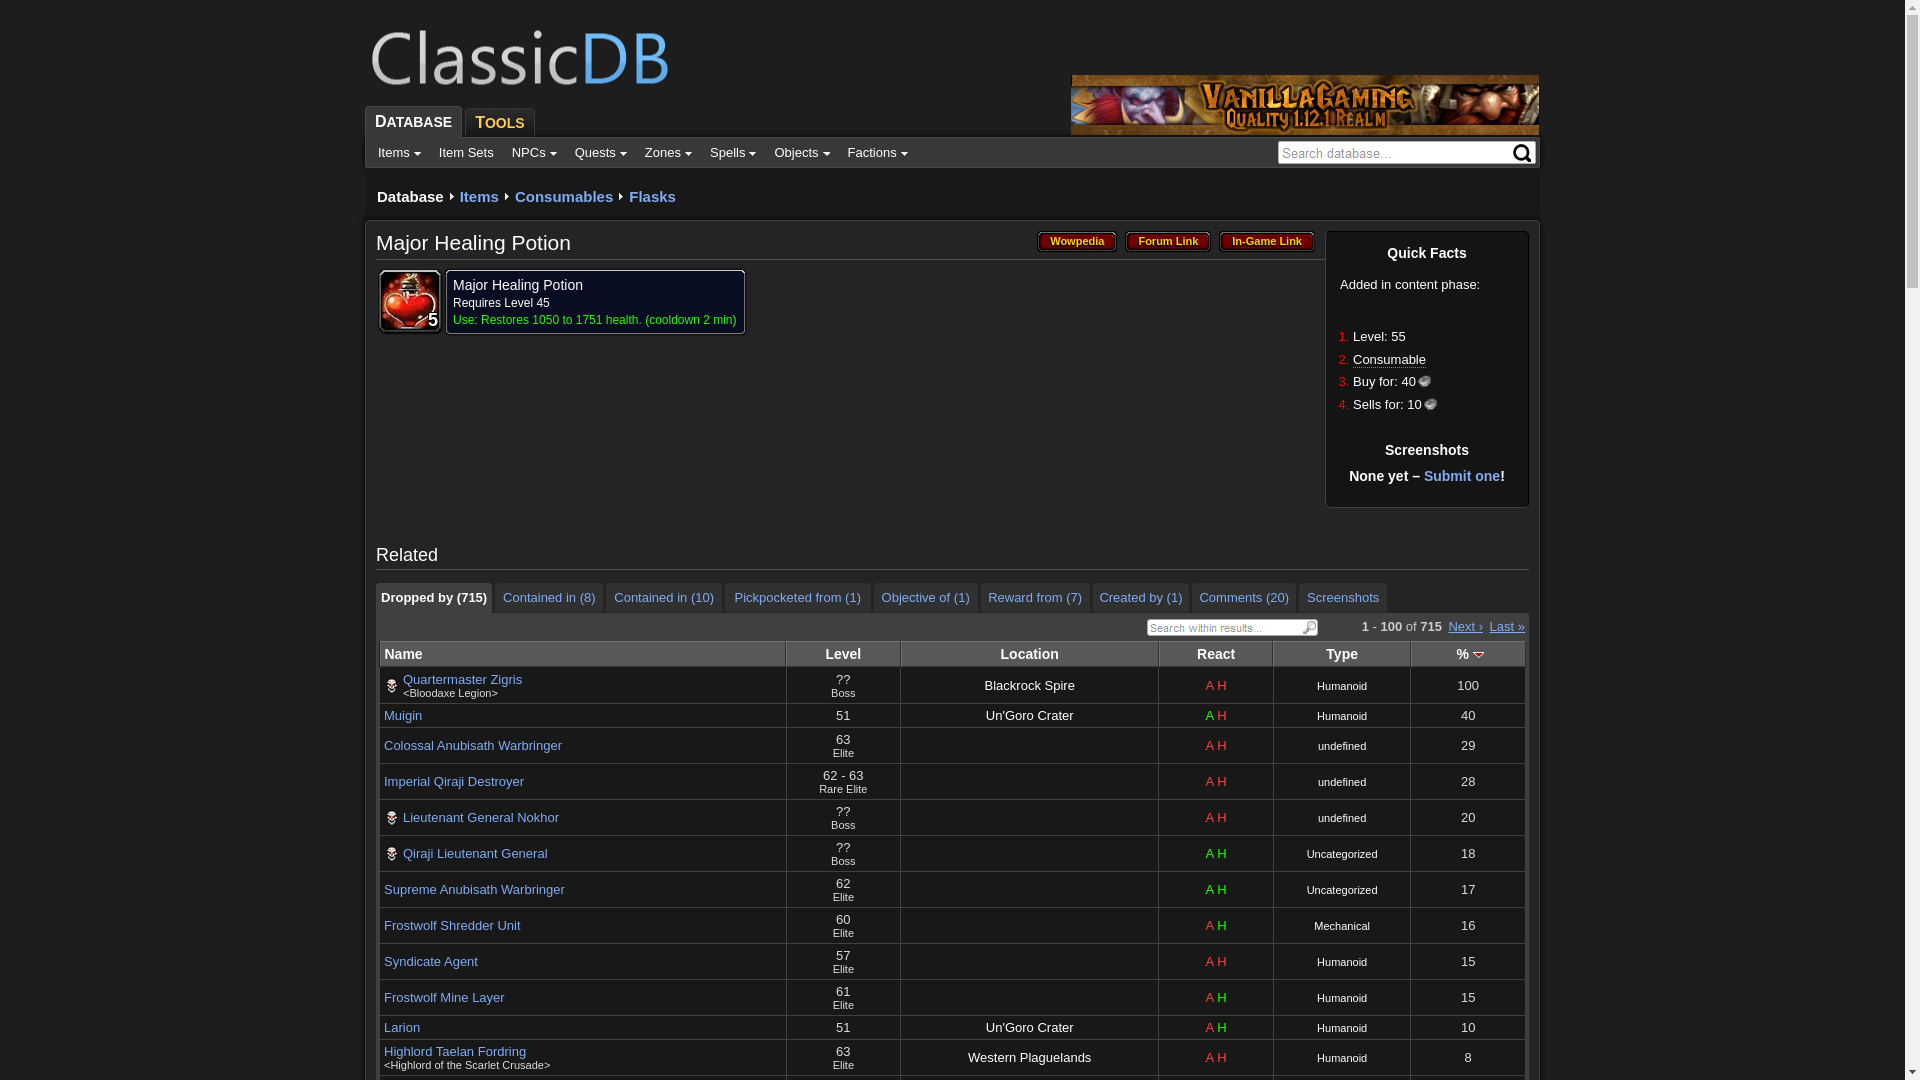 This screenshot has height=1080, width=1920. I want to click on 'Frostwolf Mine Layer', so click(443, 997).